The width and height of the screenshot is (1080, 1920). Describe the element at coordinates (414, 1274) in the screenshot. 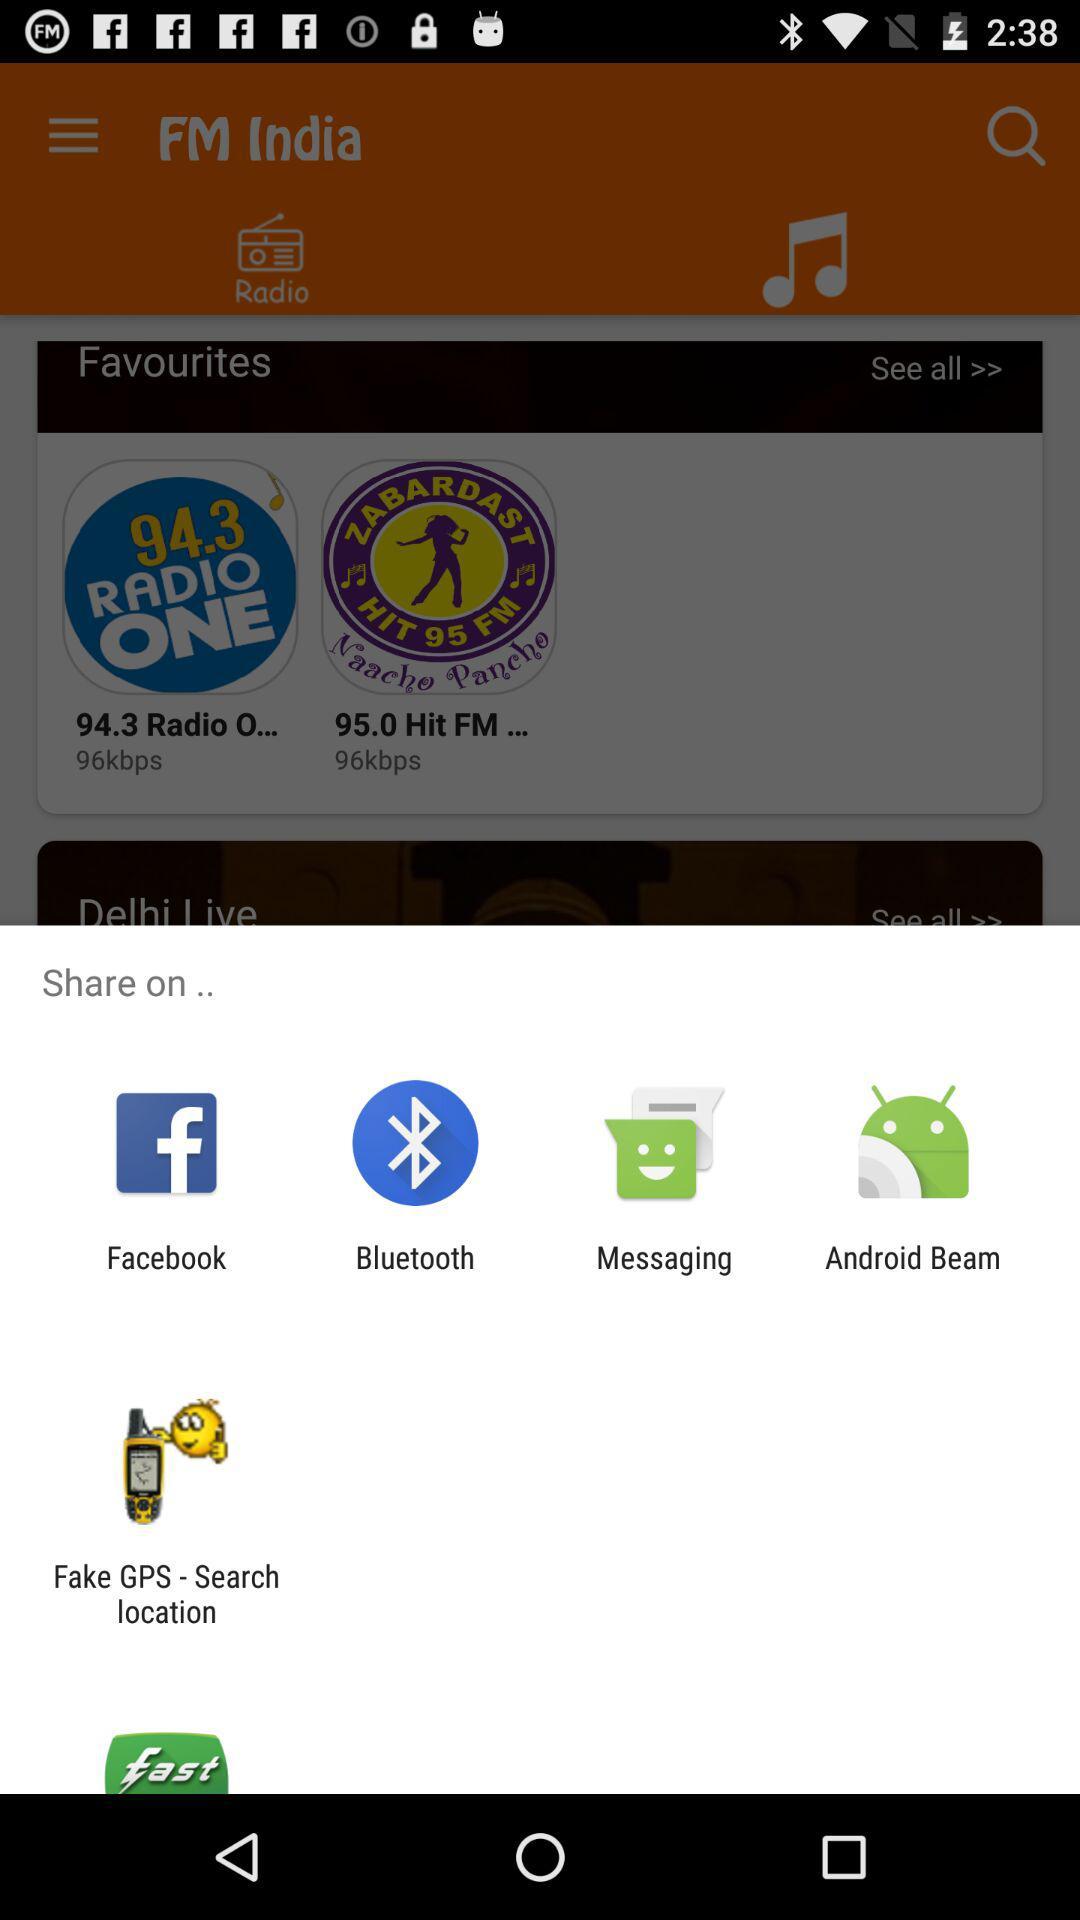

I see `icon to the left of the messaging` at that location.